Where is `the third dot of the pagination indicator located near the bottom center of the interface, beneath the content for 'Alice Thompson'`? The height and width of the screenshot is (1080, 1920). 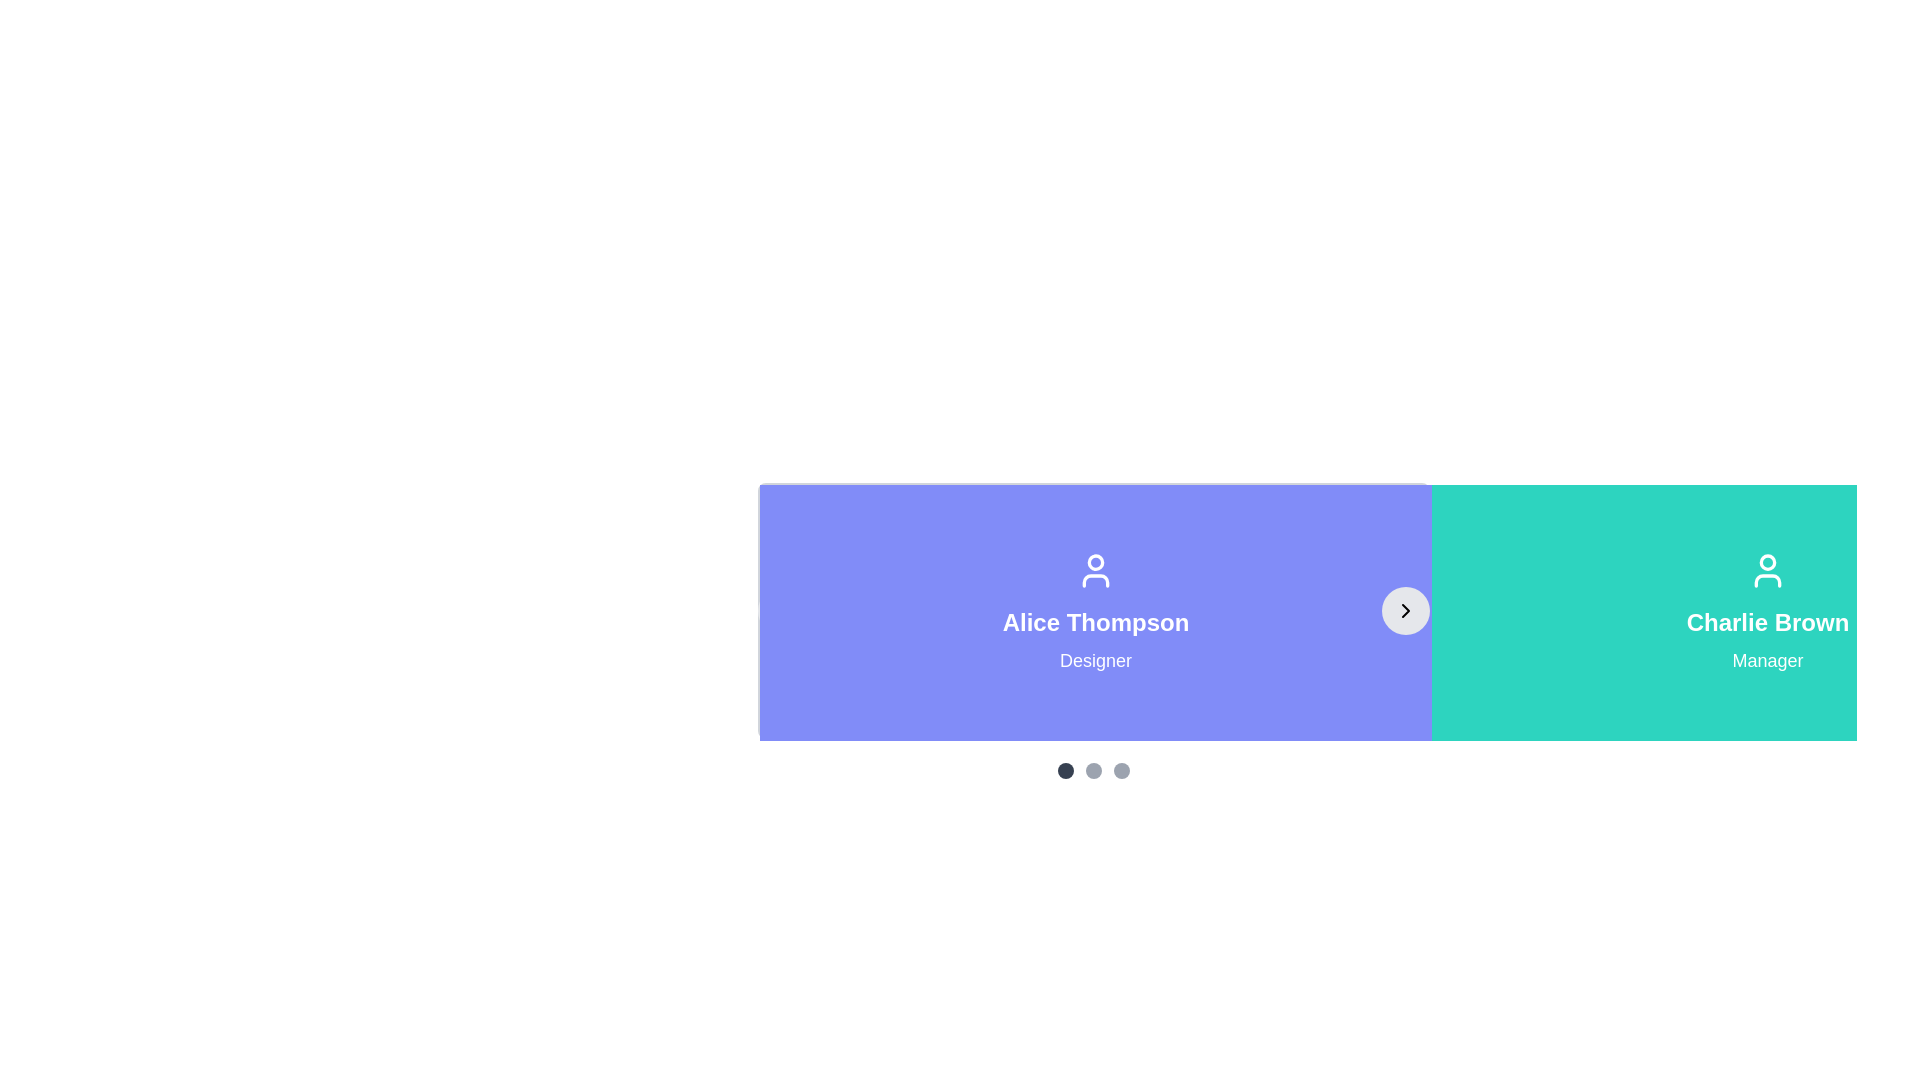
the third dot of the pagination indicator located near the bottom center of the interface, beneath the content for 'Alice Thompson' is located at coordinates (1093, 770).